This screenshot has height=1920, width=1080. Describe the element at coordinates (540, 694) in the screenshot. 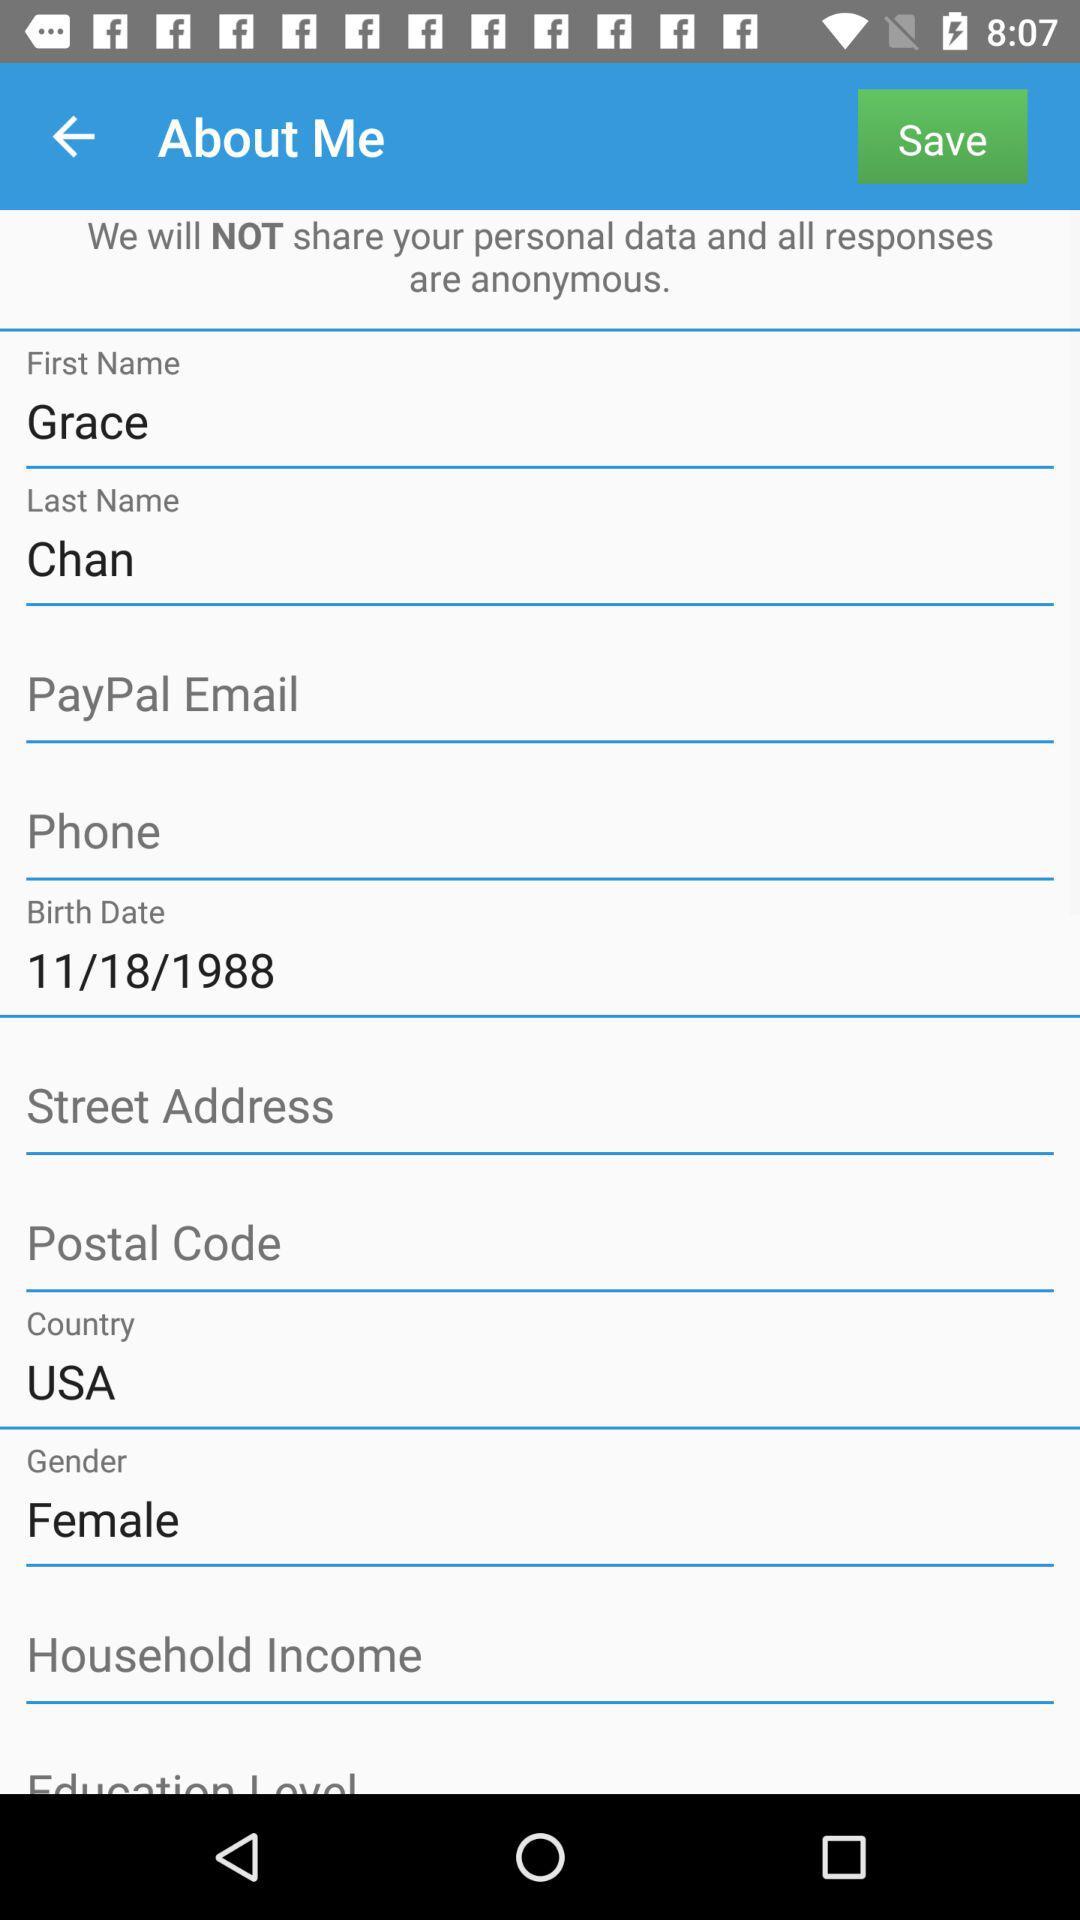

I see `indicate email` at that location.